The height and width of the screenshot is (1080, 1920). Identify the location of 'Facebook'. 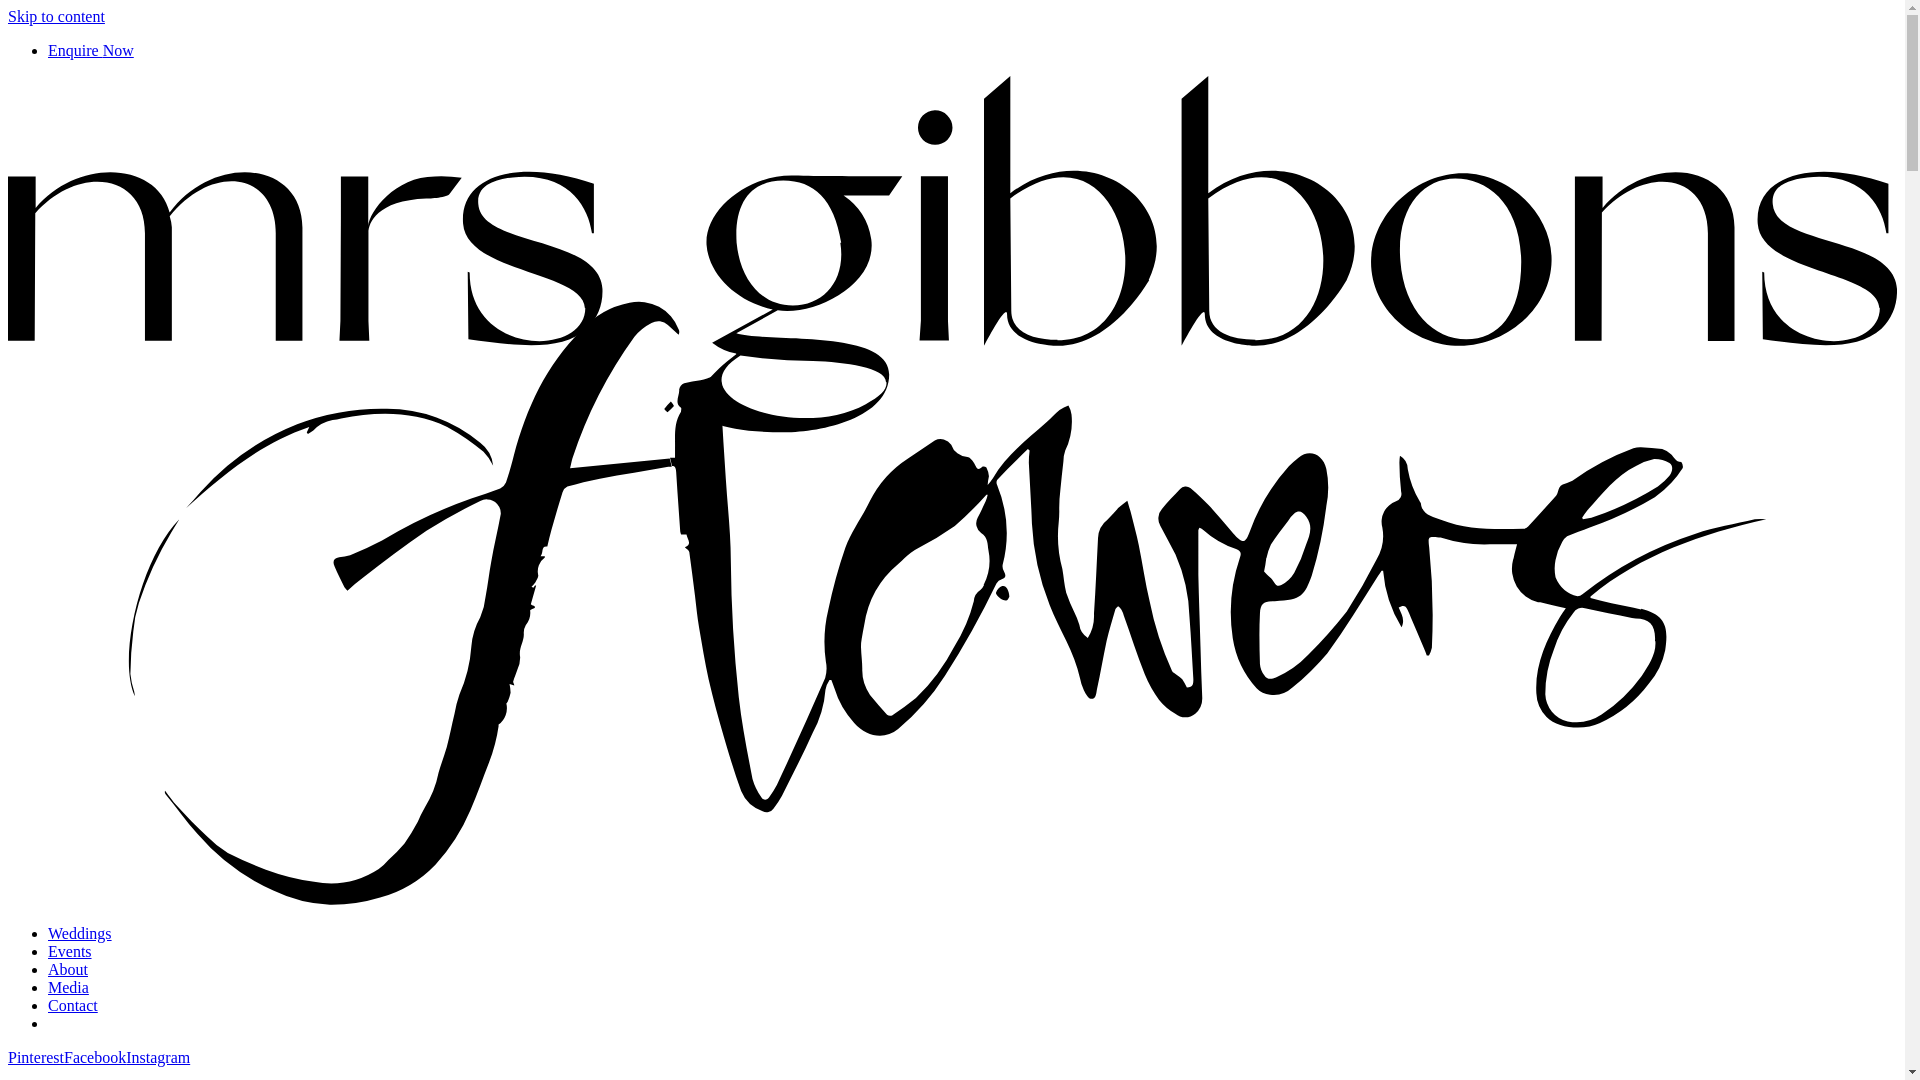
(94, 1056).